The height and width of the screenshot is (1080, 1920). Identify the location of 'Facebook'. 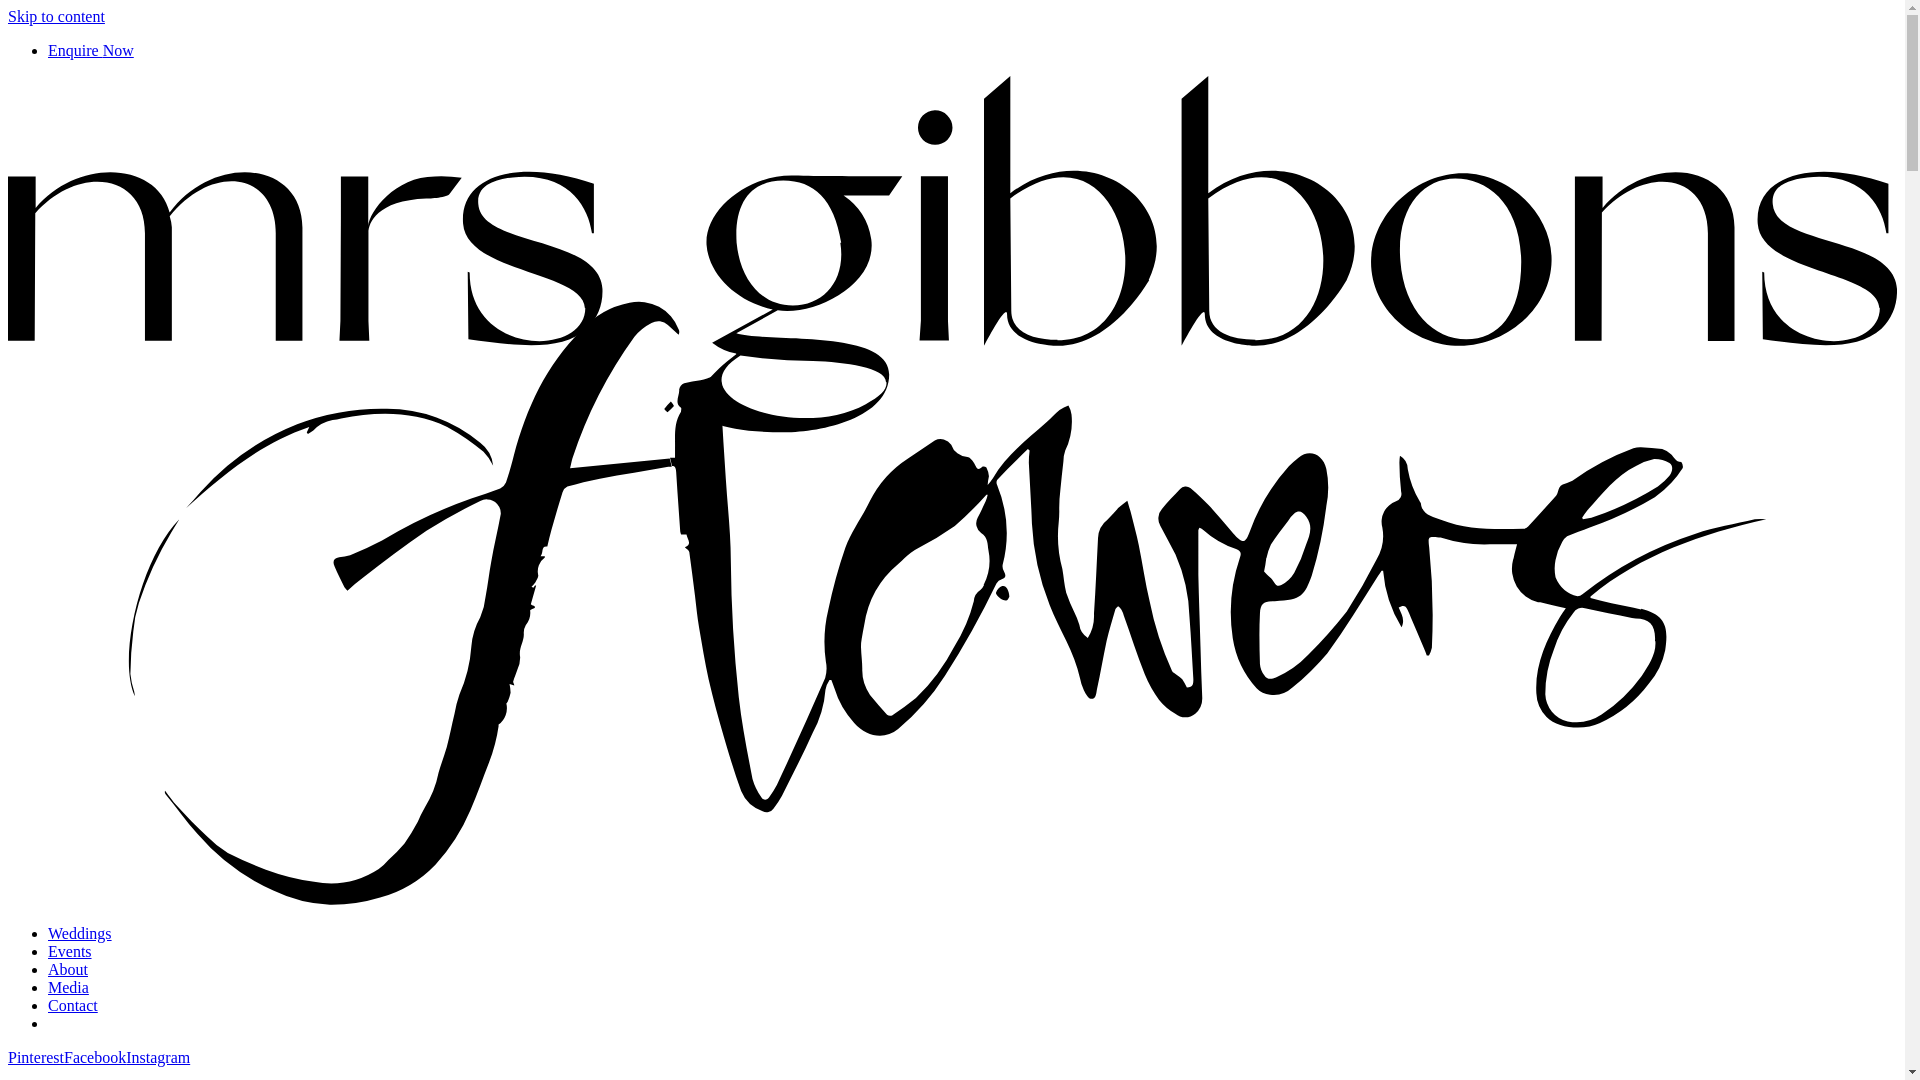
(94, 1056).